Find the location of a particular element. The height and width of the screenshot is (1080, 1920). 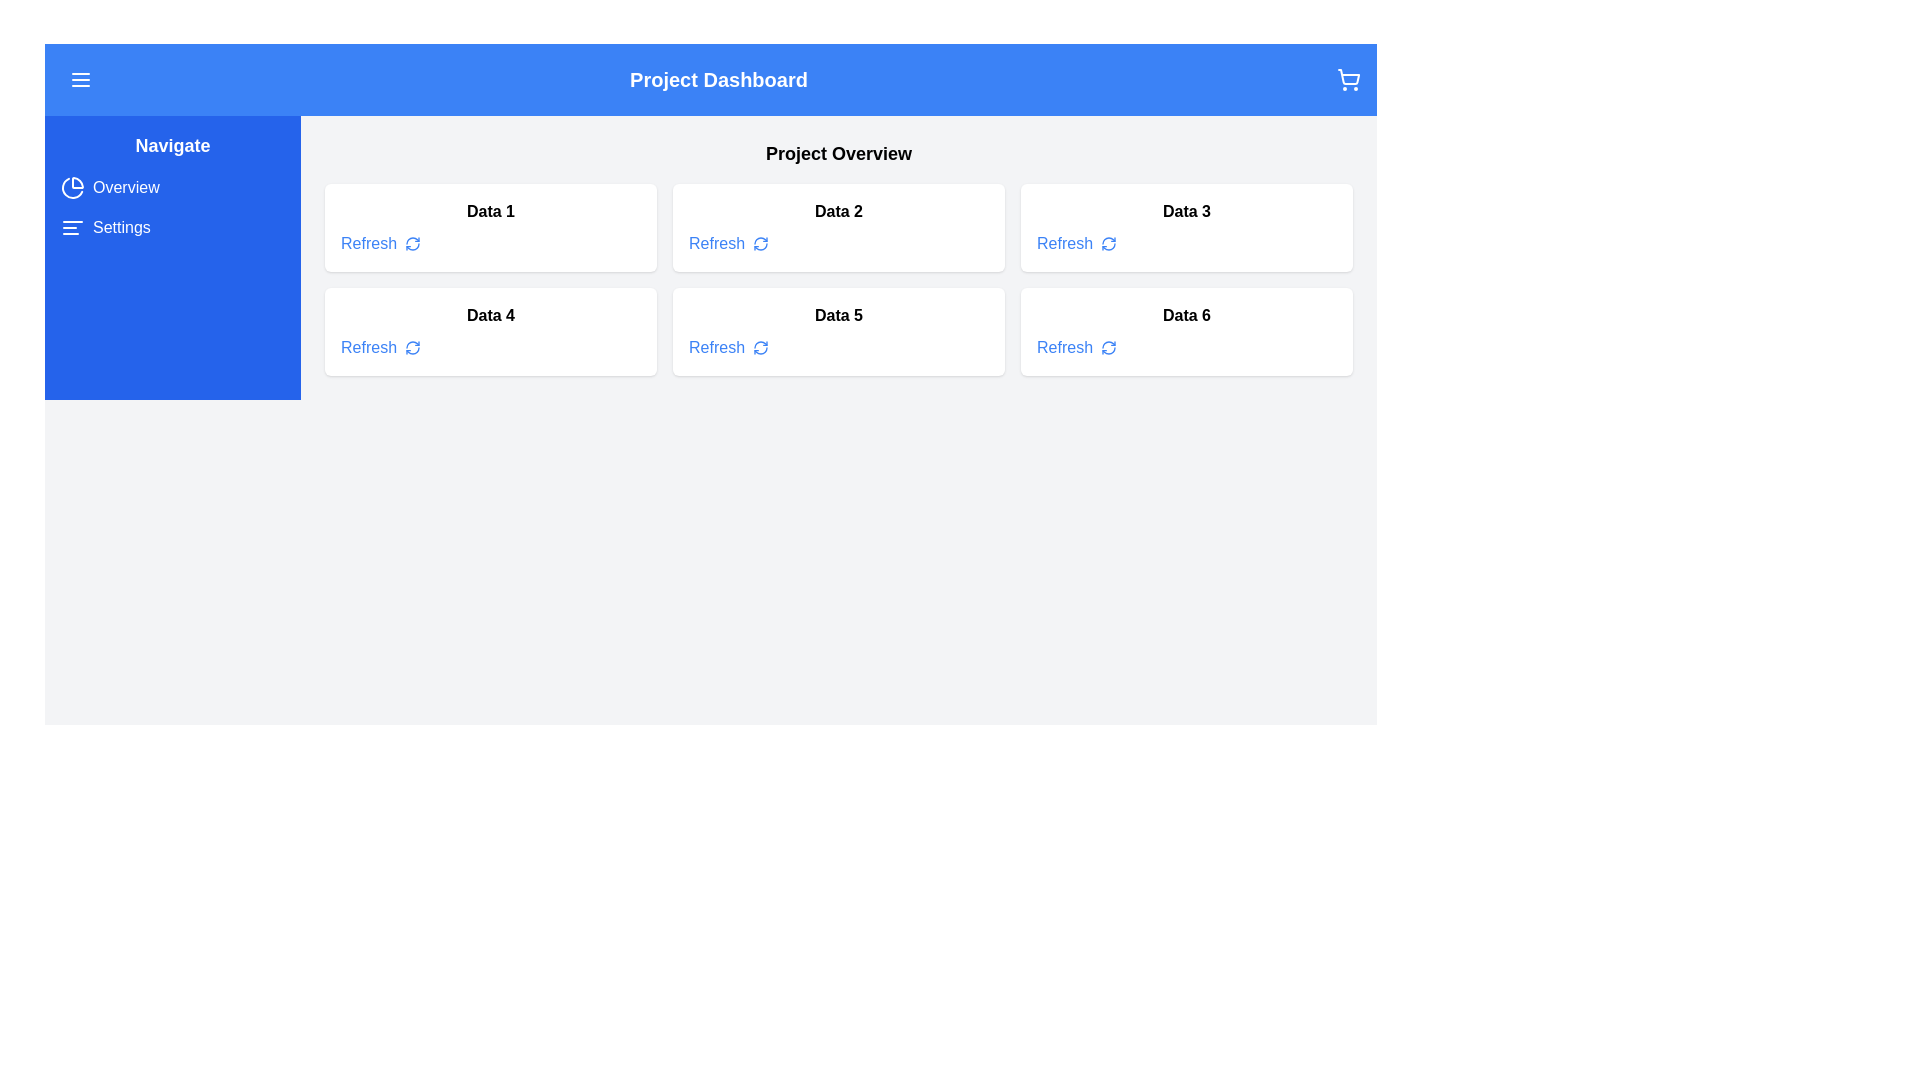

the 'Refresh' button with a blue color and refresh icon located in the 'Project Overview' section, below 'Data 3', to refresh the data is located at coordinates (1075, 242).